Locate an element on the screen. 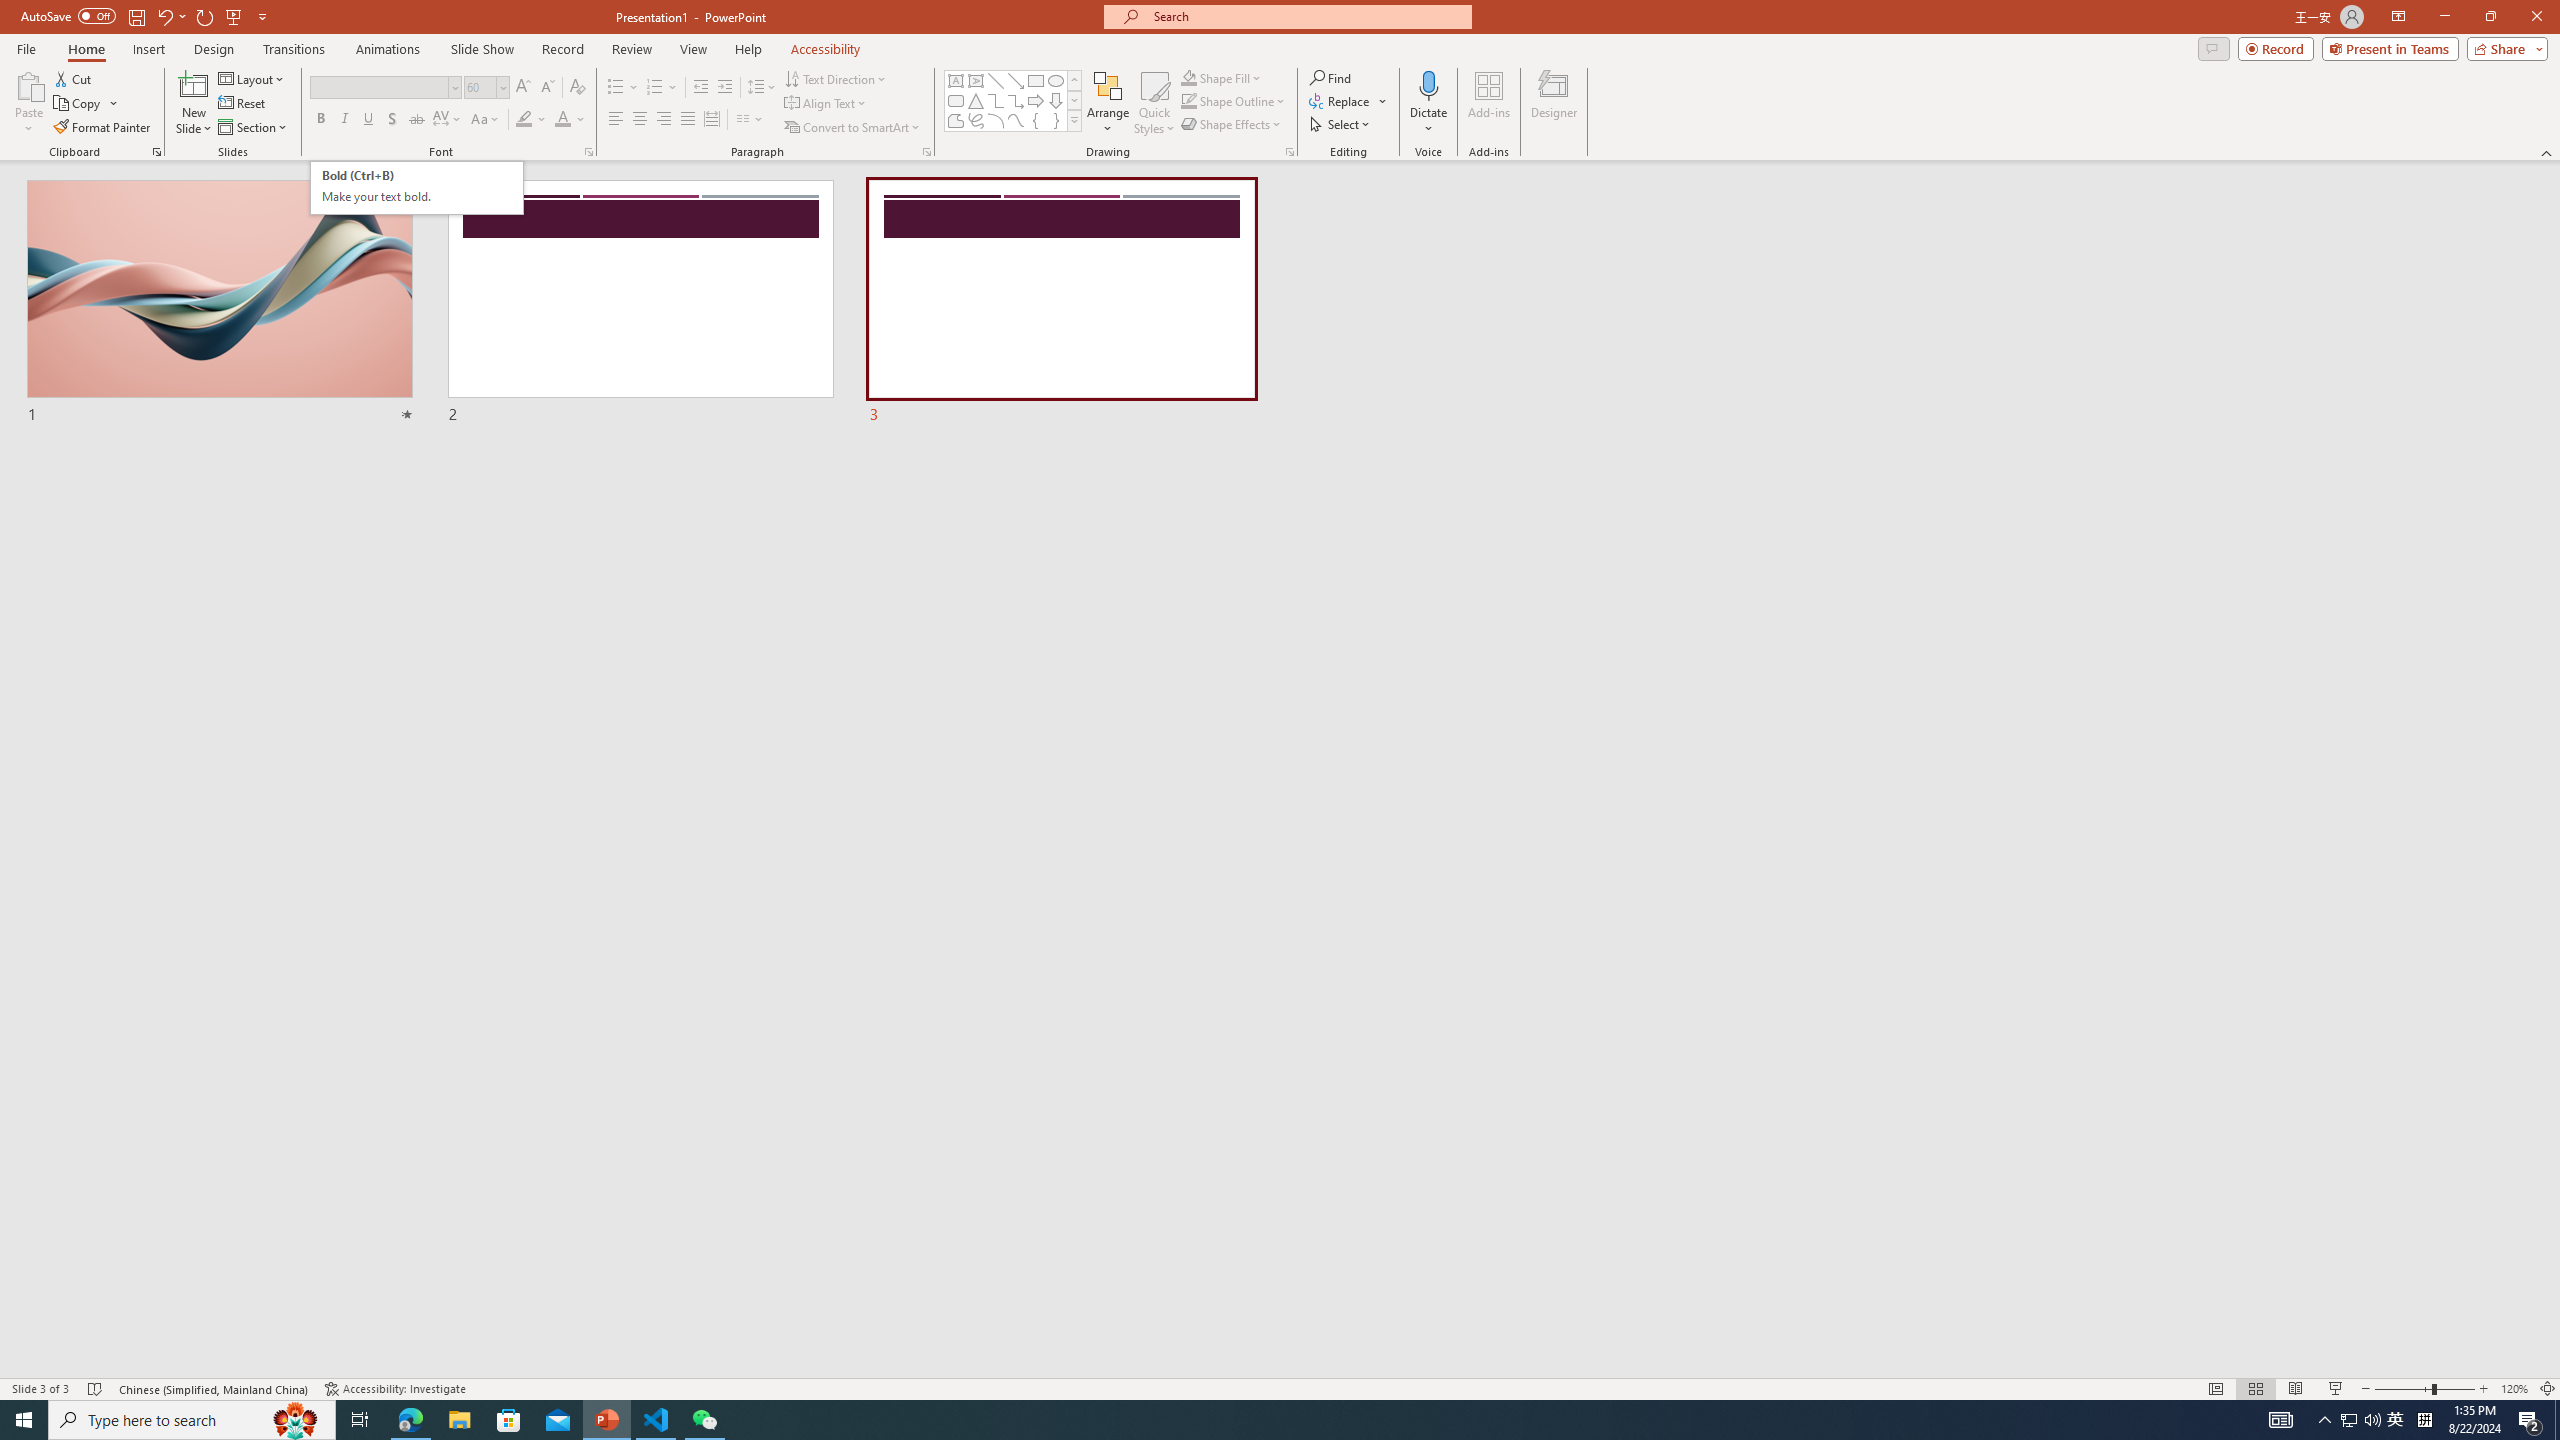 This screenshot has height=1440, width=2560. 'Strikethrough' is located at coordinates (416, 118).